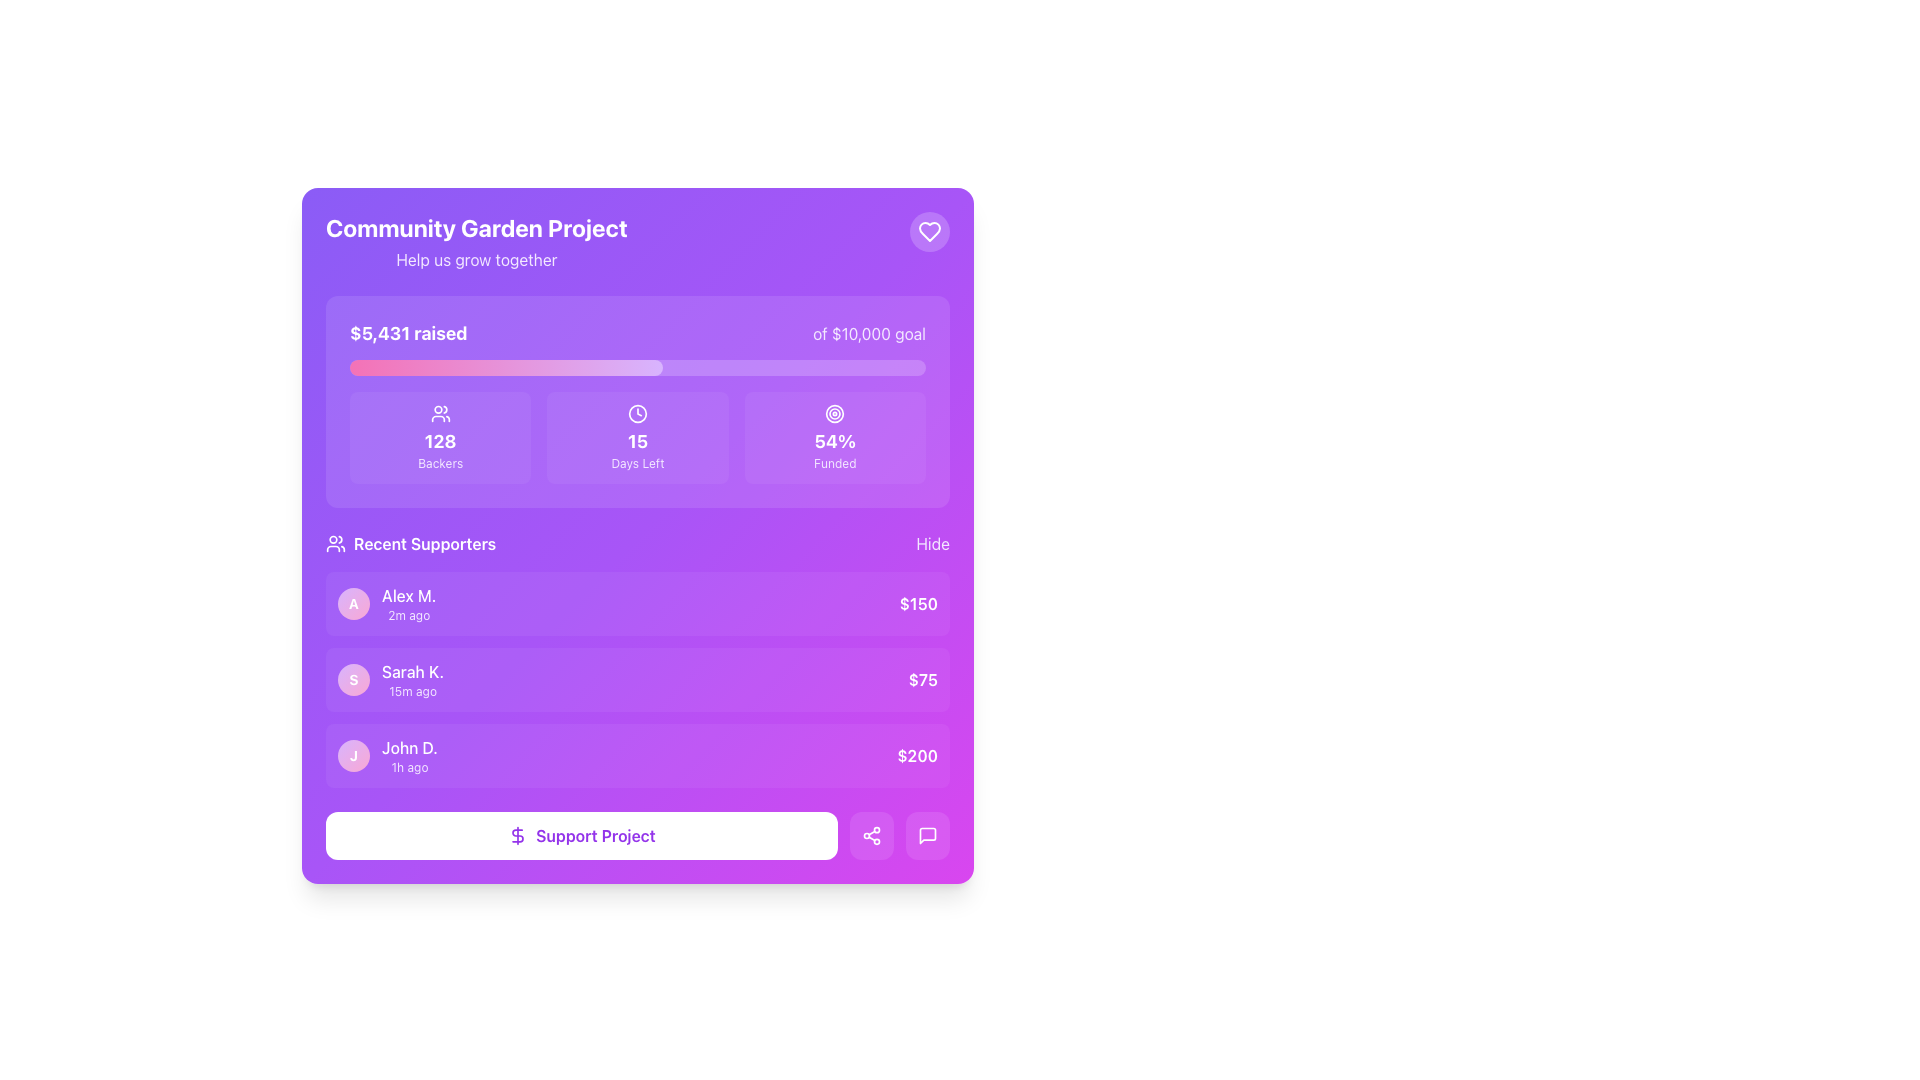  Describe the element at coordinates (411, 678) in the screenshot. I see `the text label displaying the contributor's name and donation time, located in the second row of the 'Recent Supporters' section, right below 'Alex M.' and adjacent to the circular gradient background avatar with an 'S'` at that location.